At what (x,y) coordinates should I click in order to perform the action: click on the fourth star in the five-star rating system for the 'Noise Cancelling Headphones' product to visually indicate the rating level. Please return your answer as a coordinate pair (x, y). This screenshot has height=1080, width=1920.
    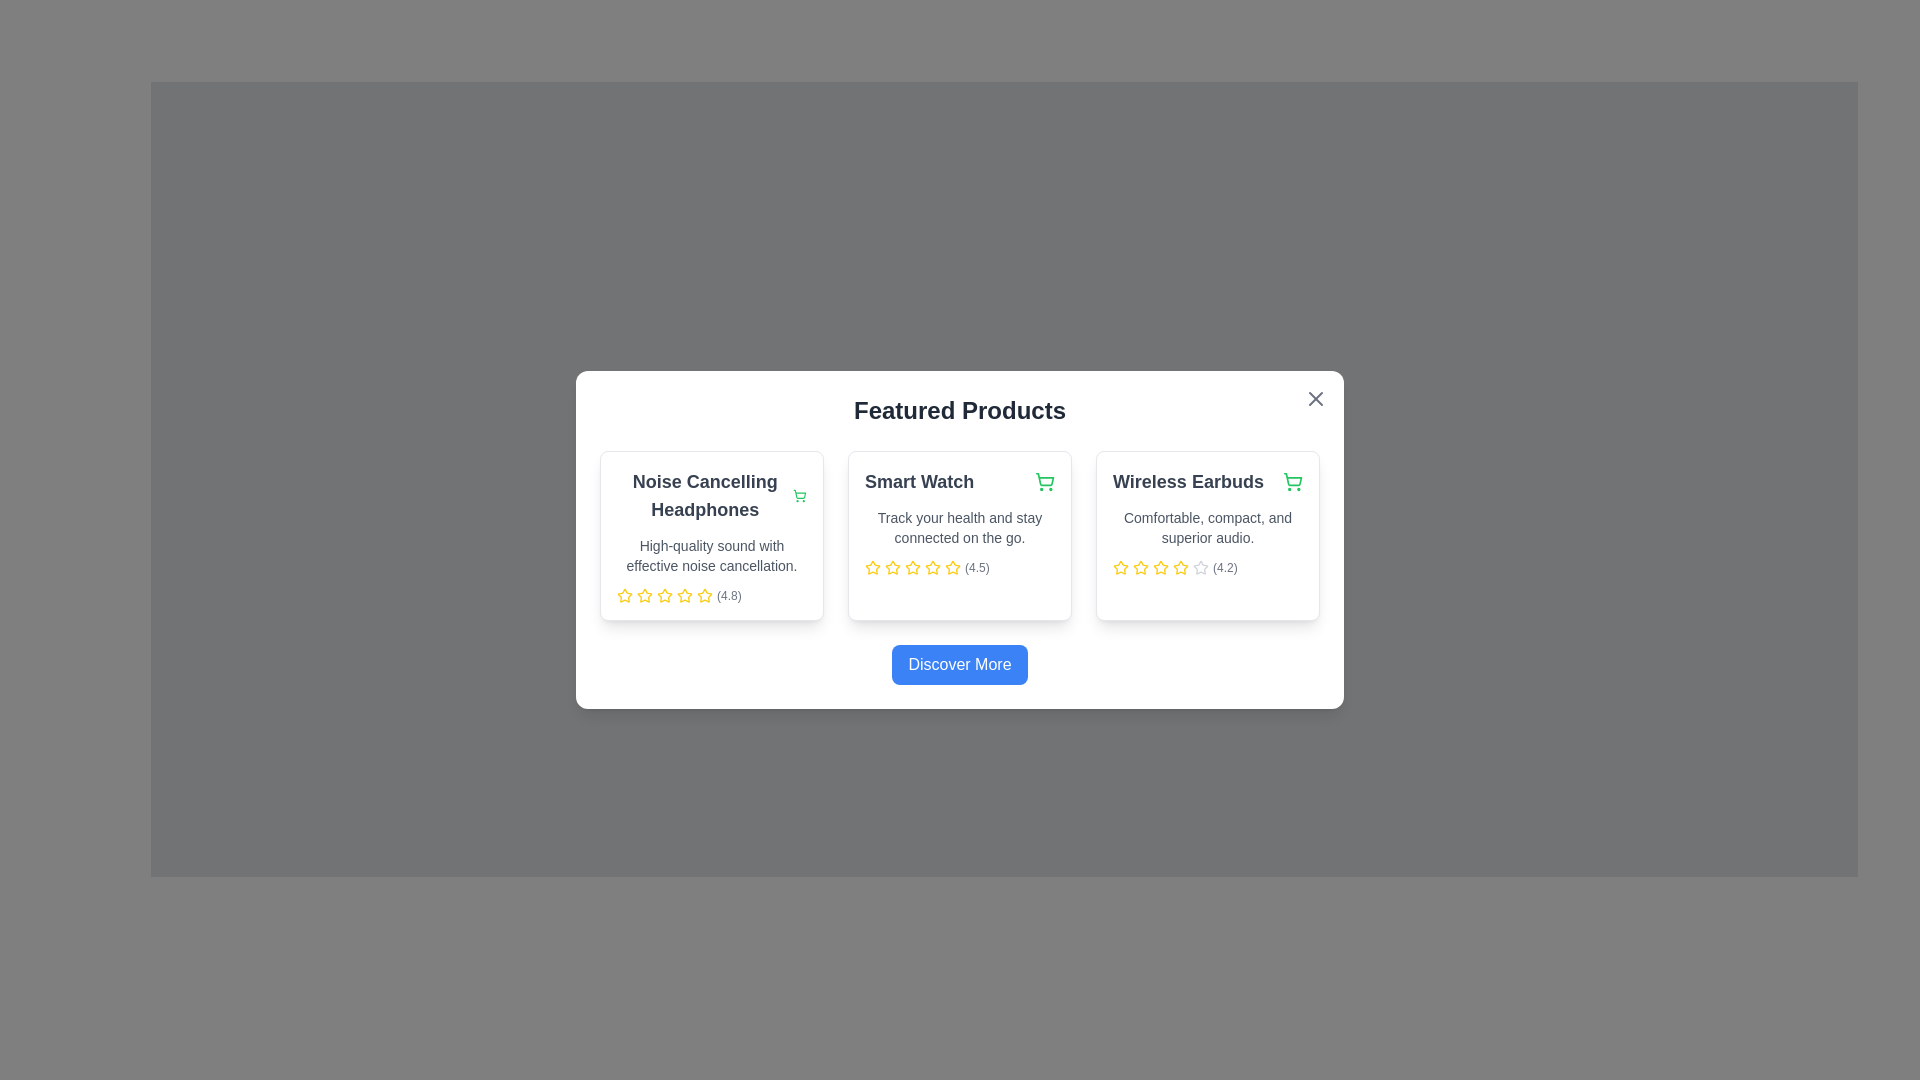
    Looking at the image, I should click on (665, 595).